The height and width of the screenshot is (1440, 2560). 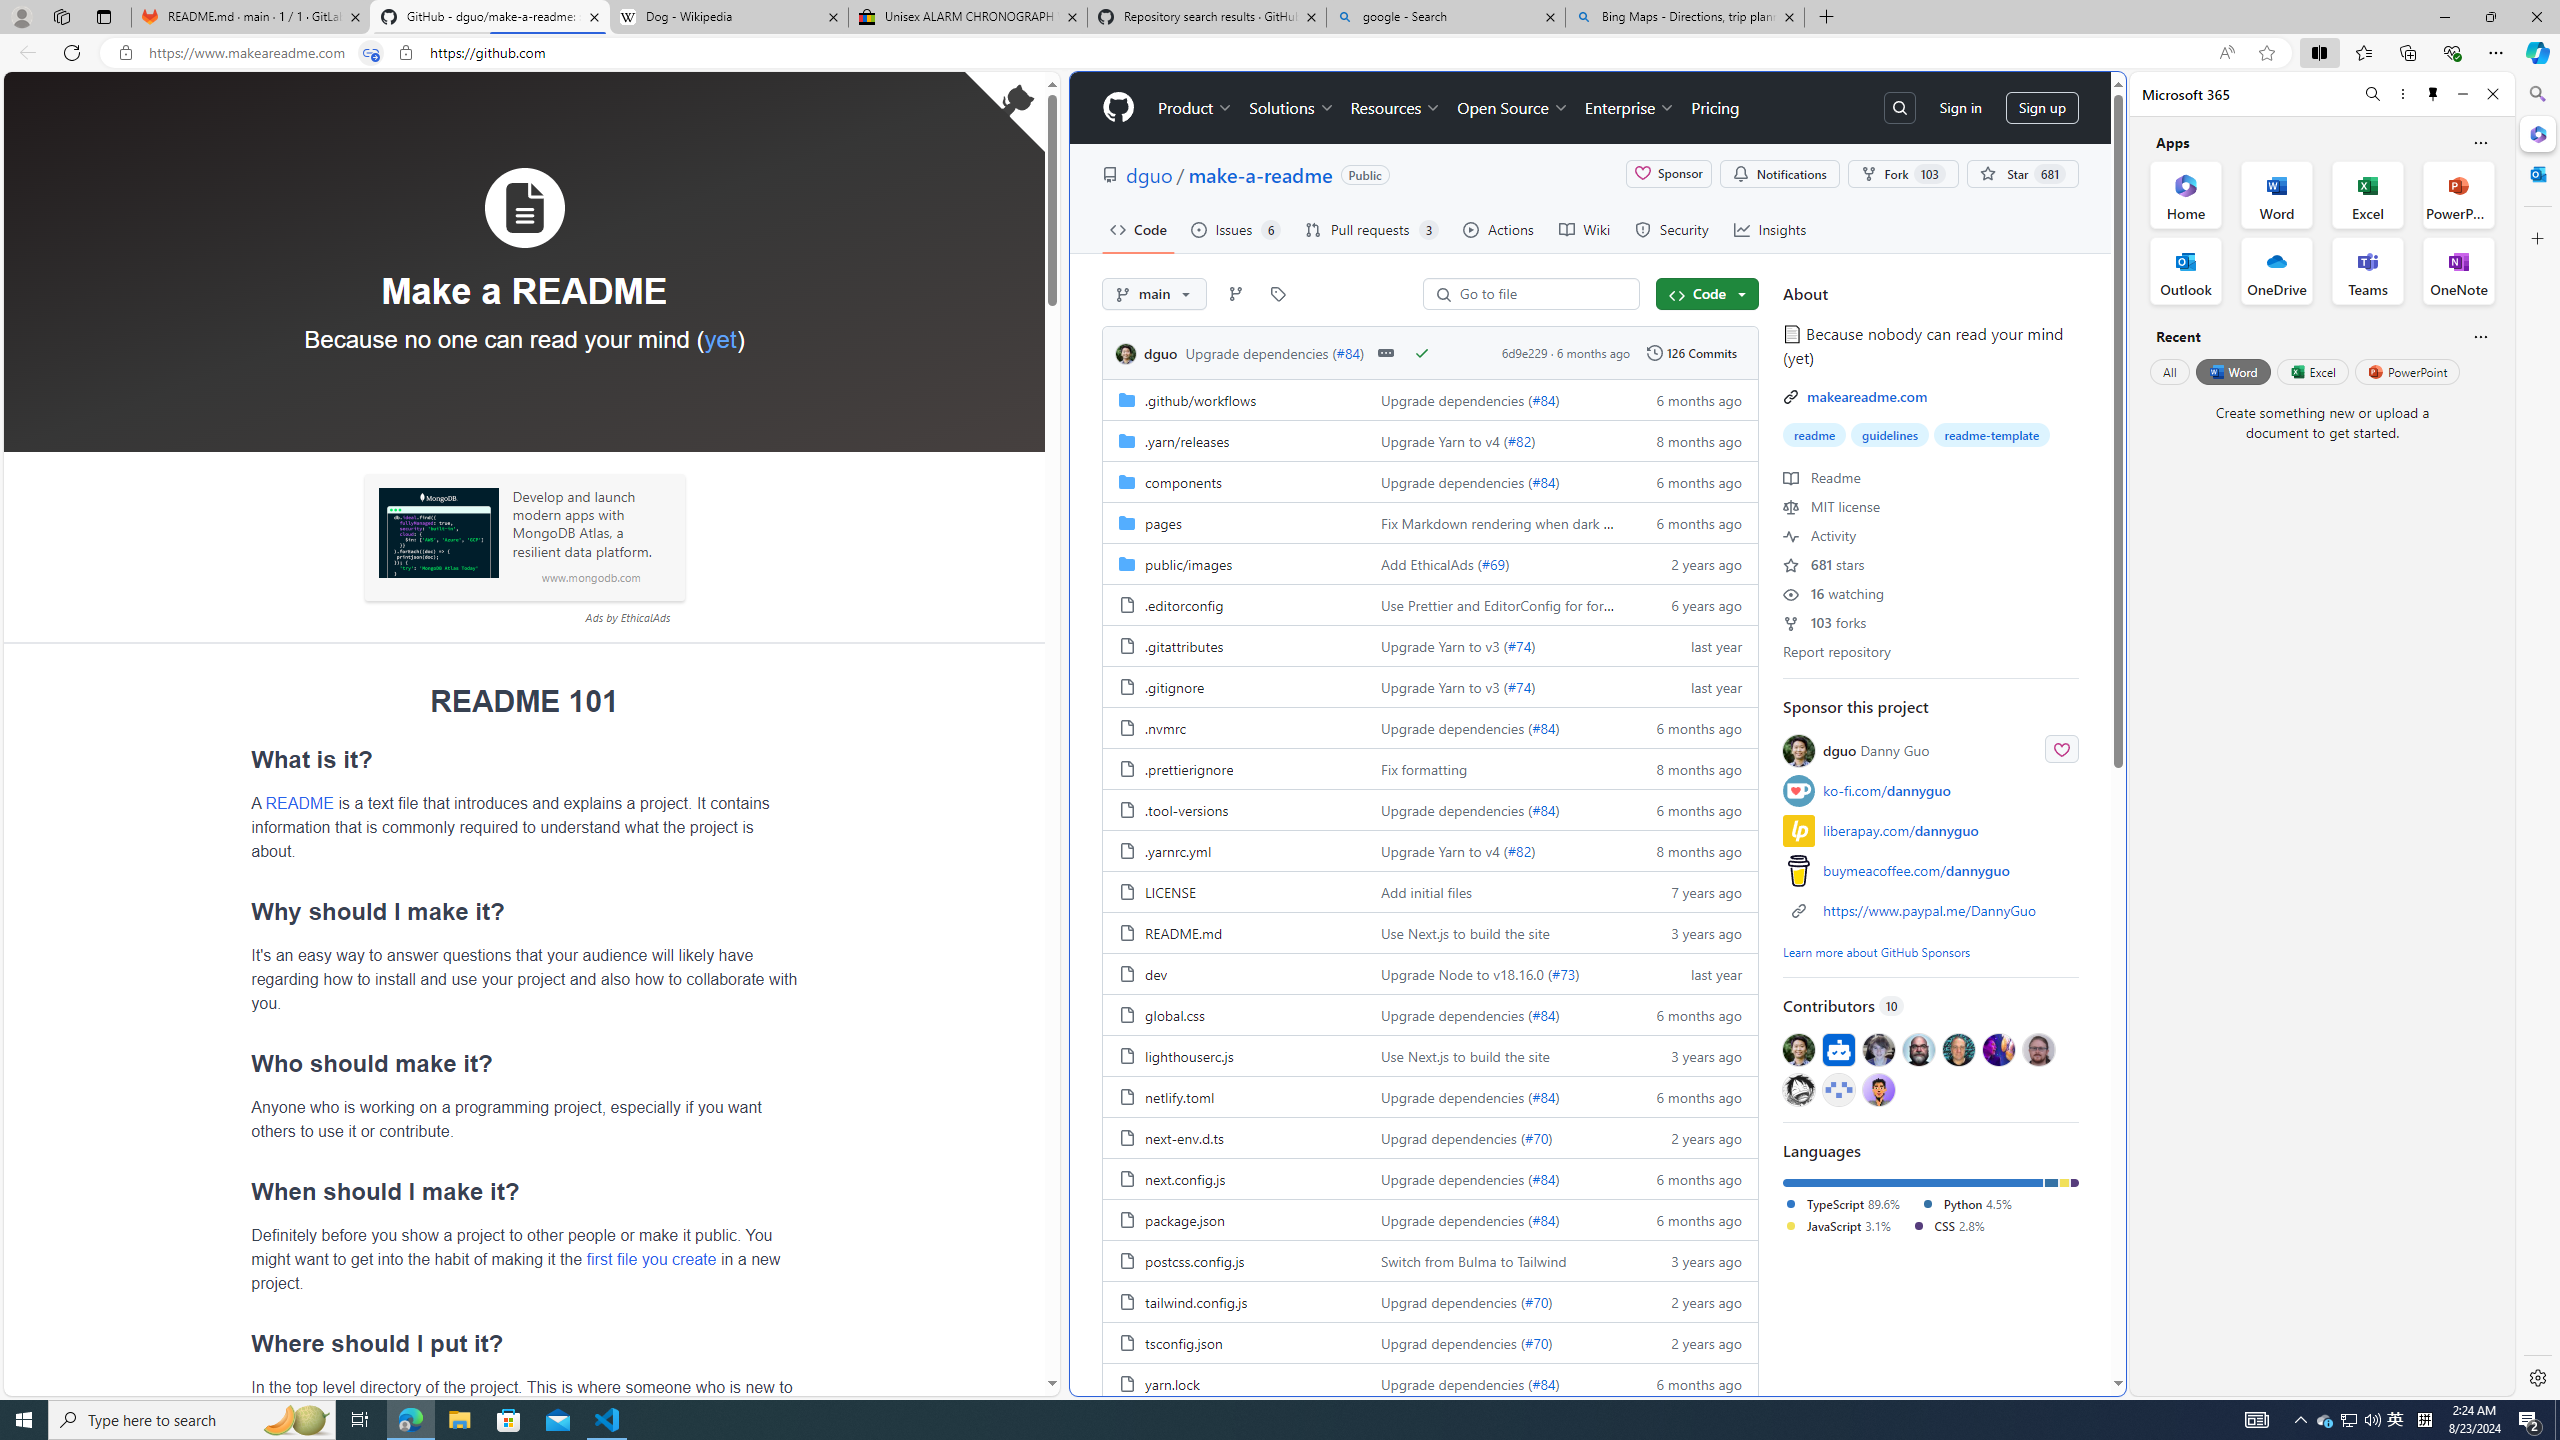 I want to click on '@davidak', so click(x=1879, y=1049).